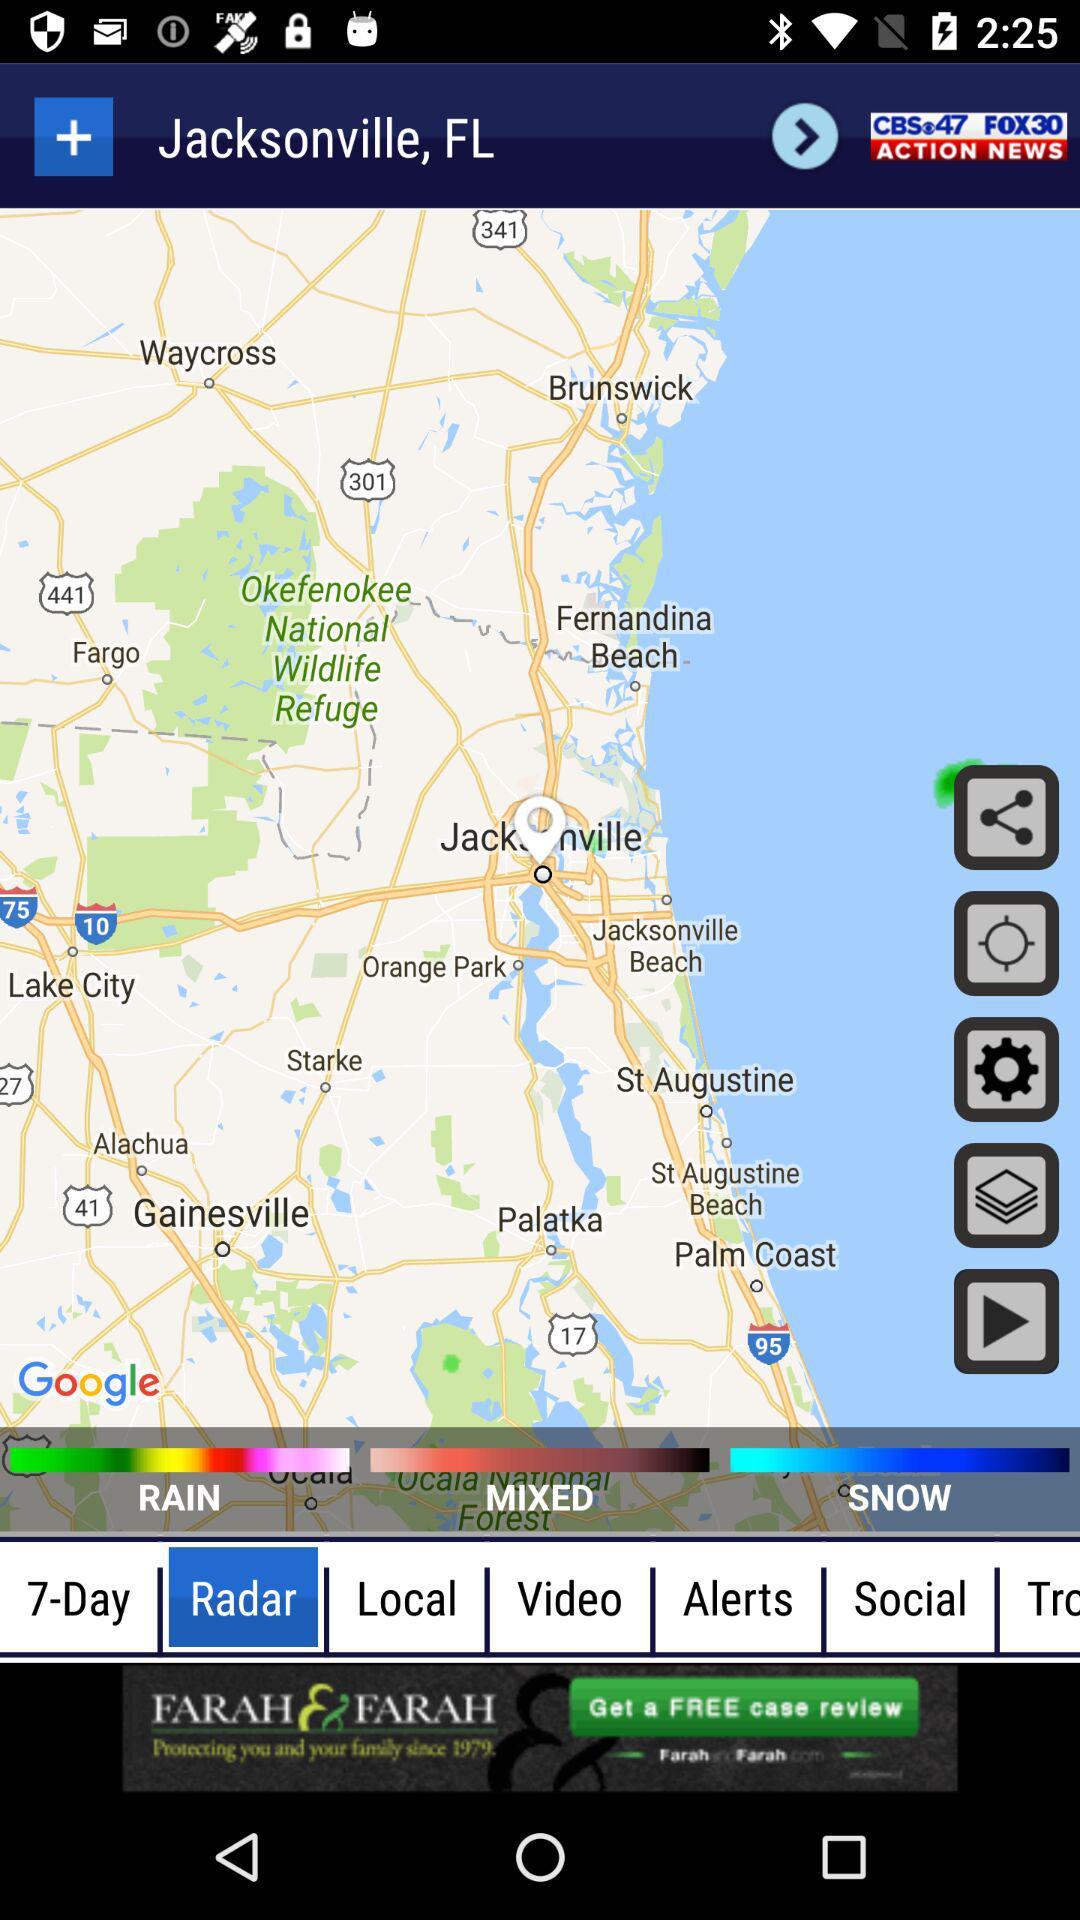 This screenshot has width=1080, height=1920. I want to click on the add icon, so click(72, 135).